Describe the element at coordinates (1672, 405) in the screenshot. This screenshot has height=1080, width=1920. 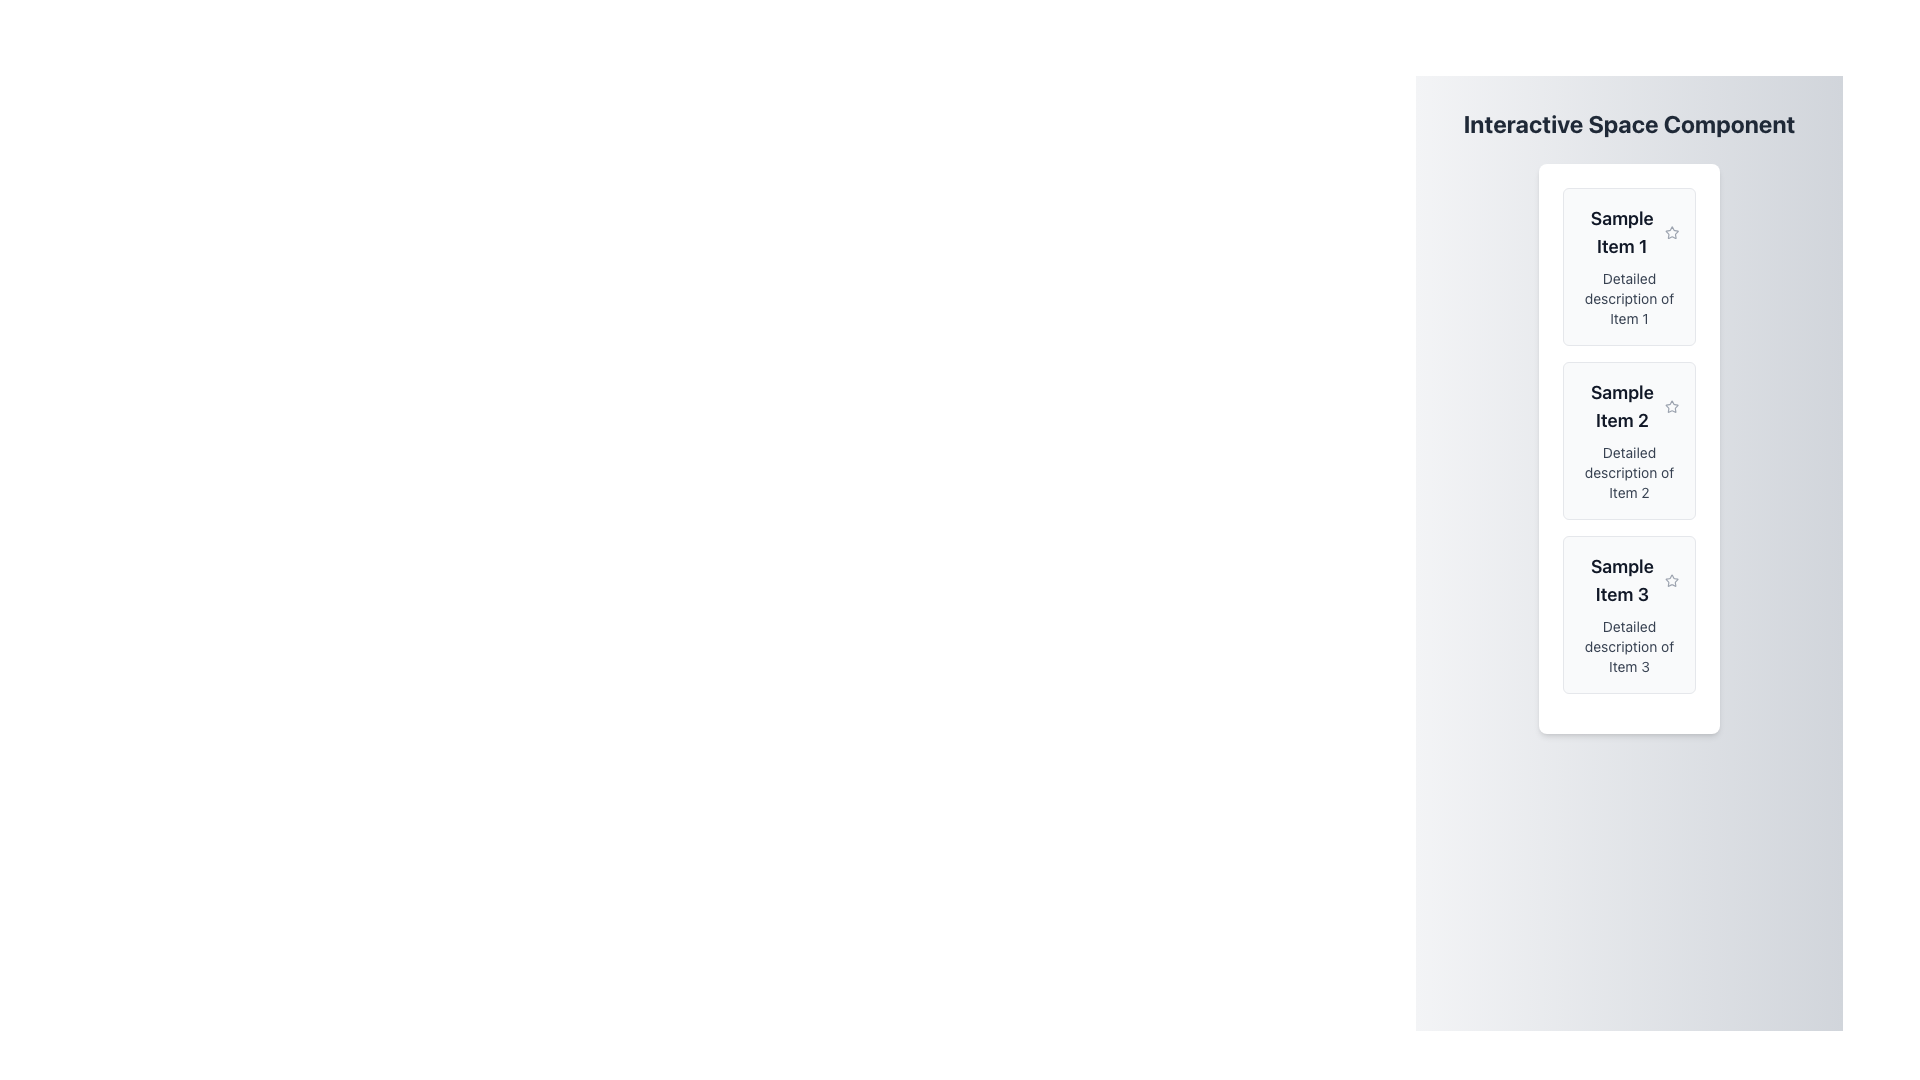
I see `the favorite indicator icon for 'Sample Item 2'` at that location.